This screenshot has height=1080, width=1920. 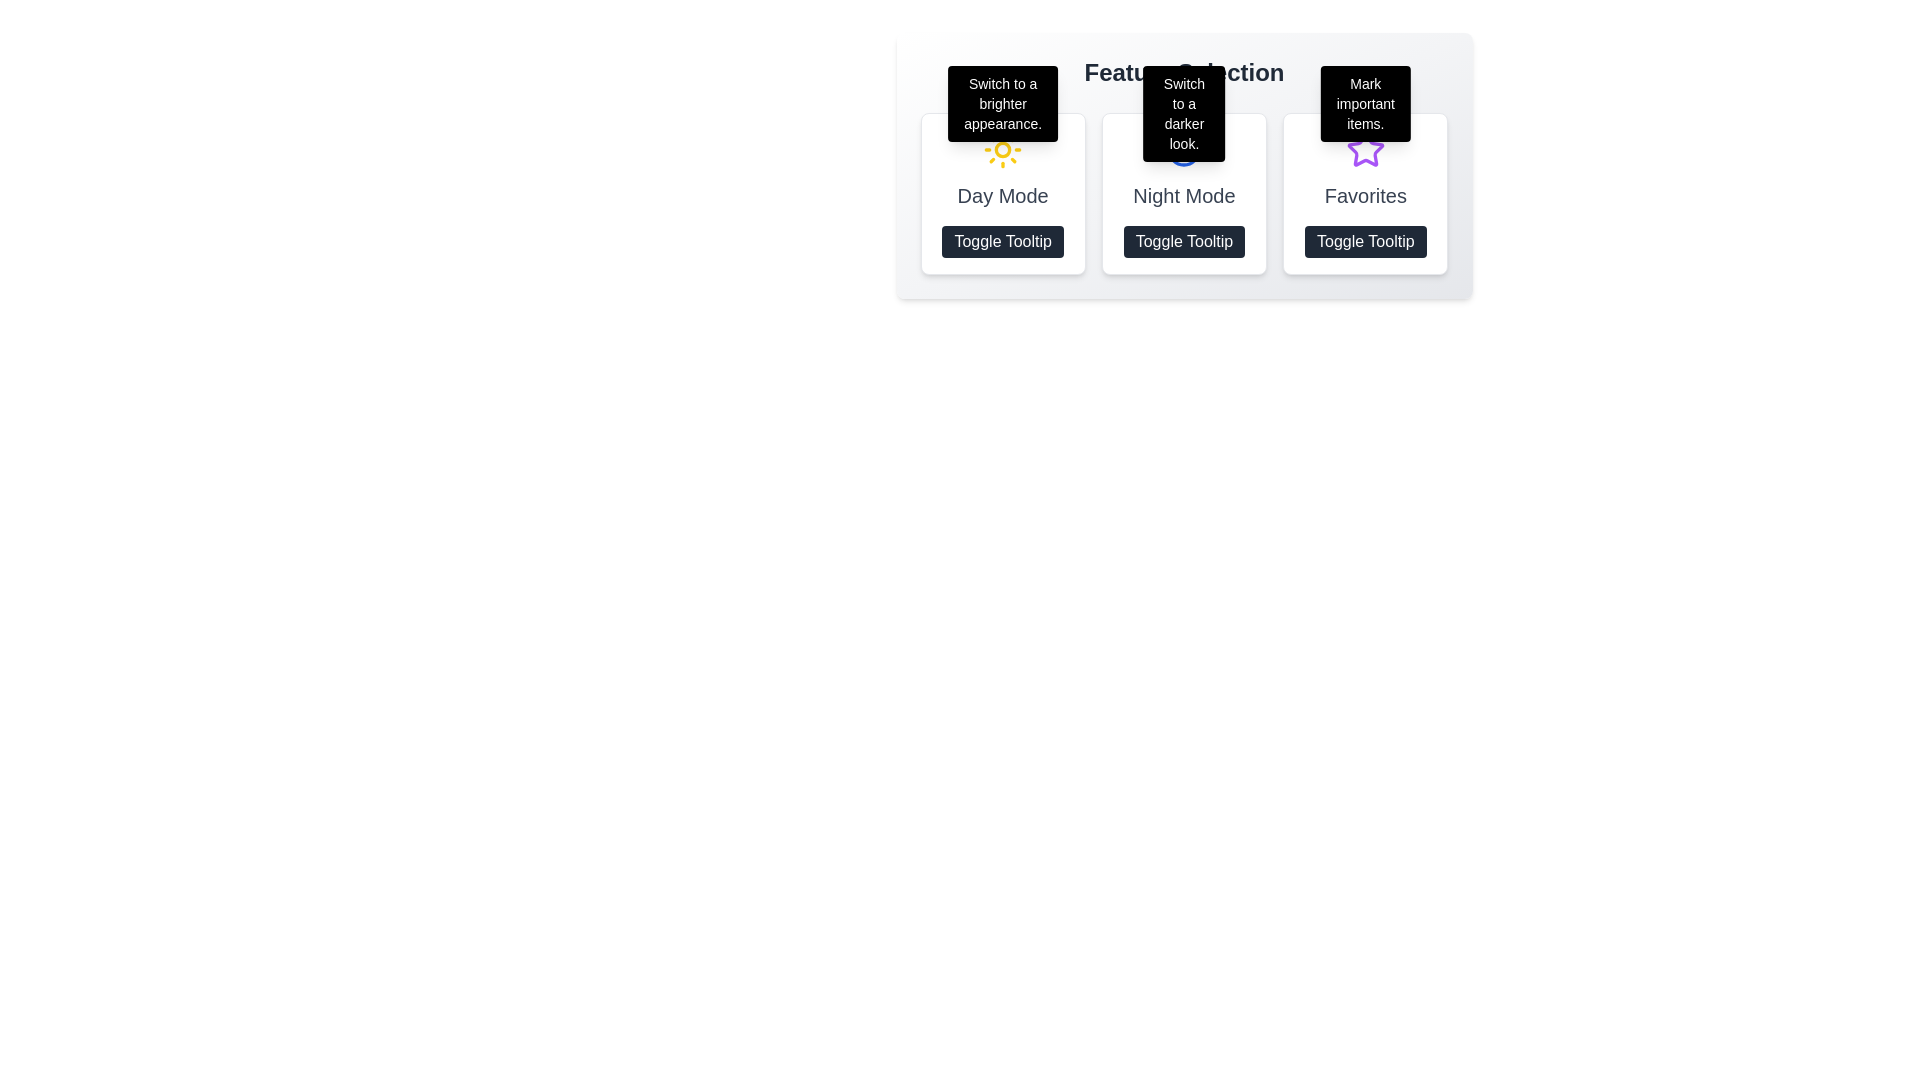 I want to click on the purple outlined star icon with a white fill located under the 'Favorites' label to mark it as favorite, so click(x=1364, y=148).